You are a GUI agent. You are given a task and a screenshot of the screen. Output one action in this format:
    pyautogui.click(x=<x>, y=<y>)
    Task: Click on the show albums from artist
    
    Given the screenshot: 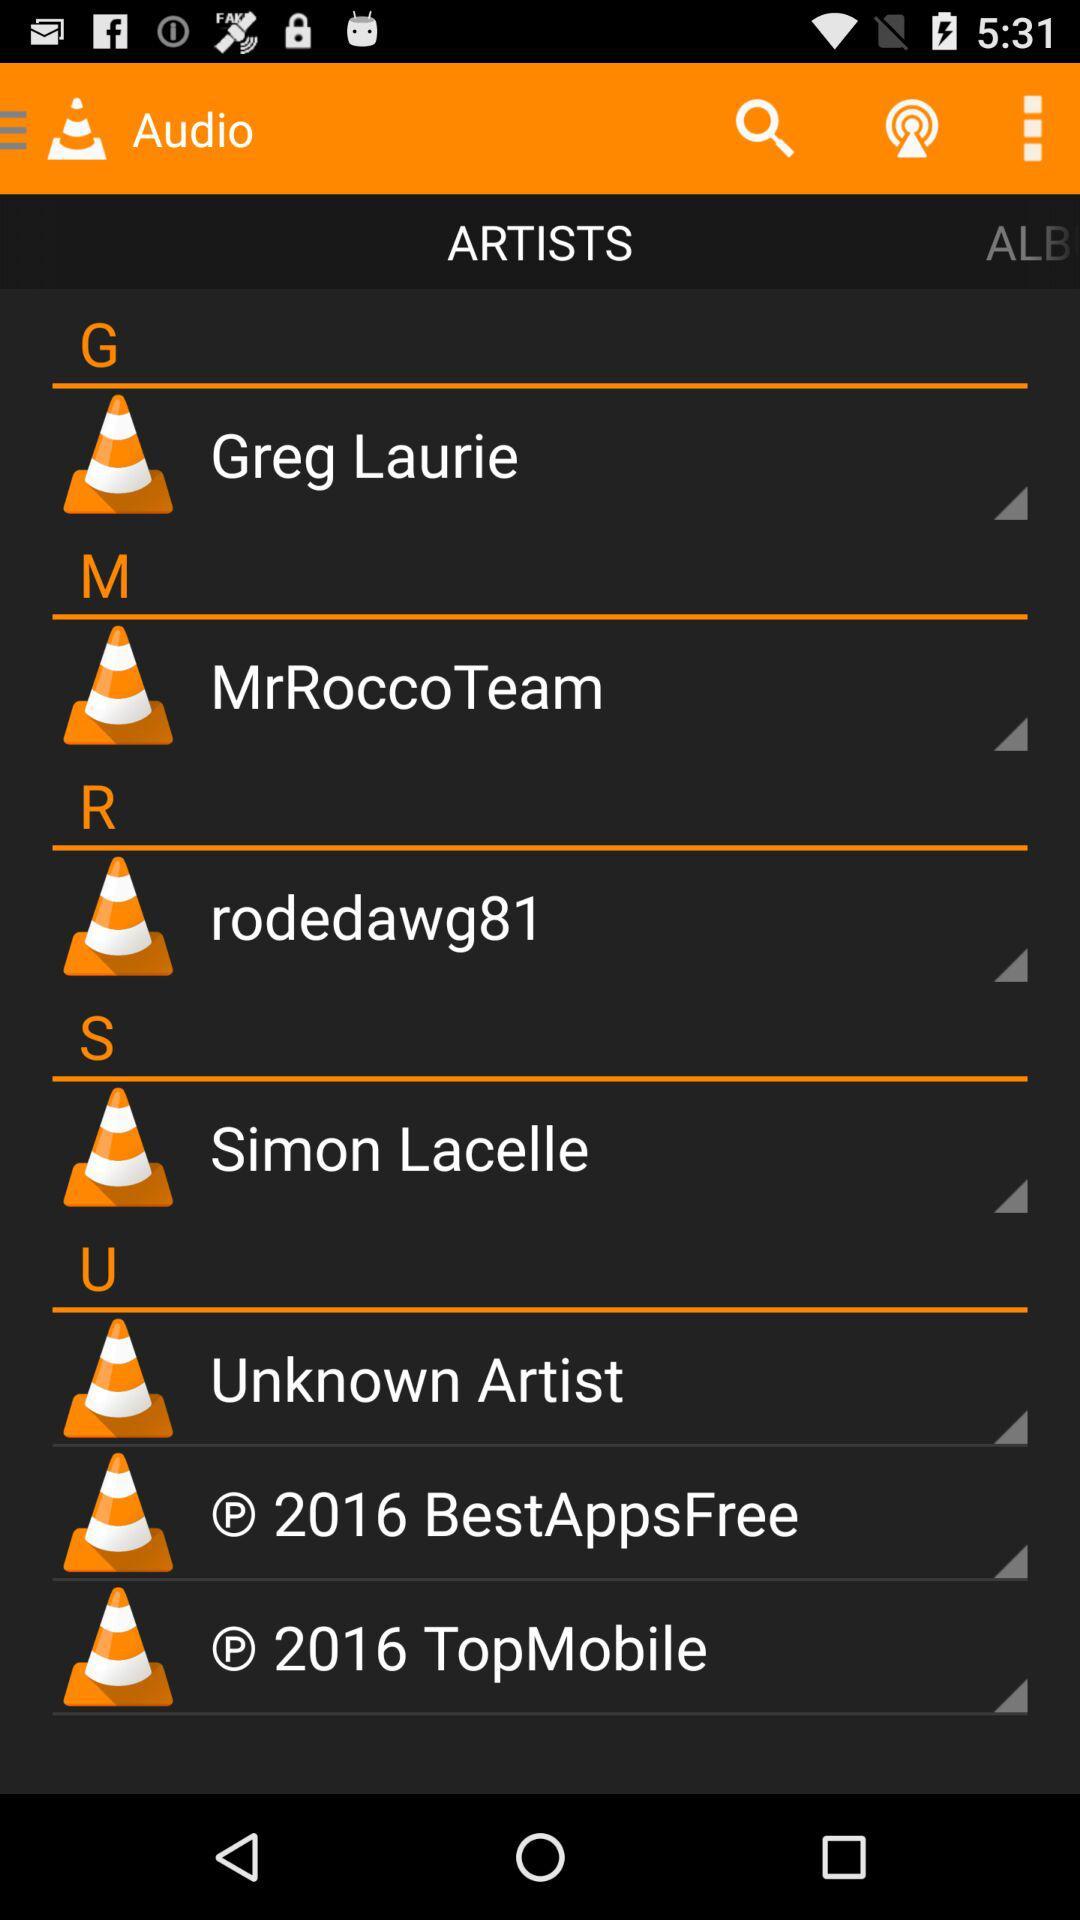 What is the action you would take?
    pyautogui.click(x=975, y=1392)
    